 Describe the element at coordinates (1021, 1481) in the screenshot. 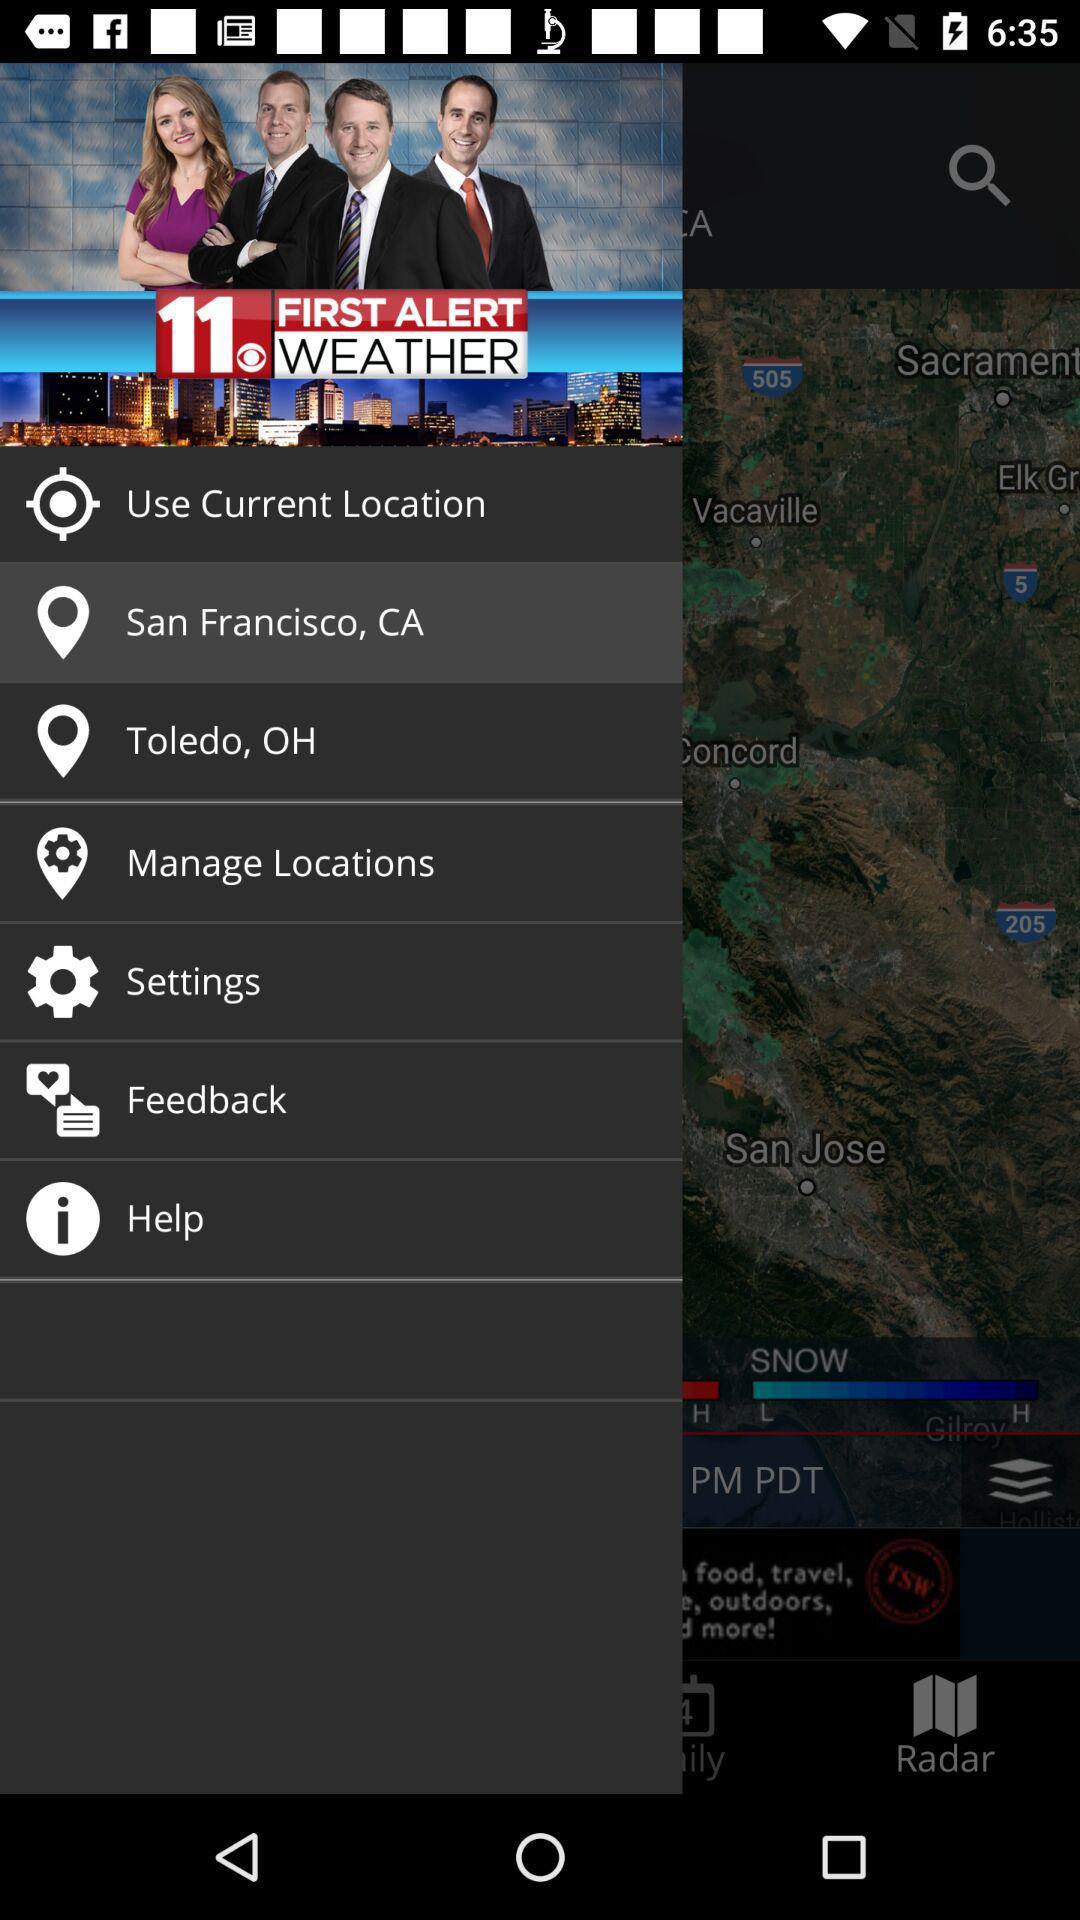

I see `the icon at bottom right side of pm pdt` at that location.